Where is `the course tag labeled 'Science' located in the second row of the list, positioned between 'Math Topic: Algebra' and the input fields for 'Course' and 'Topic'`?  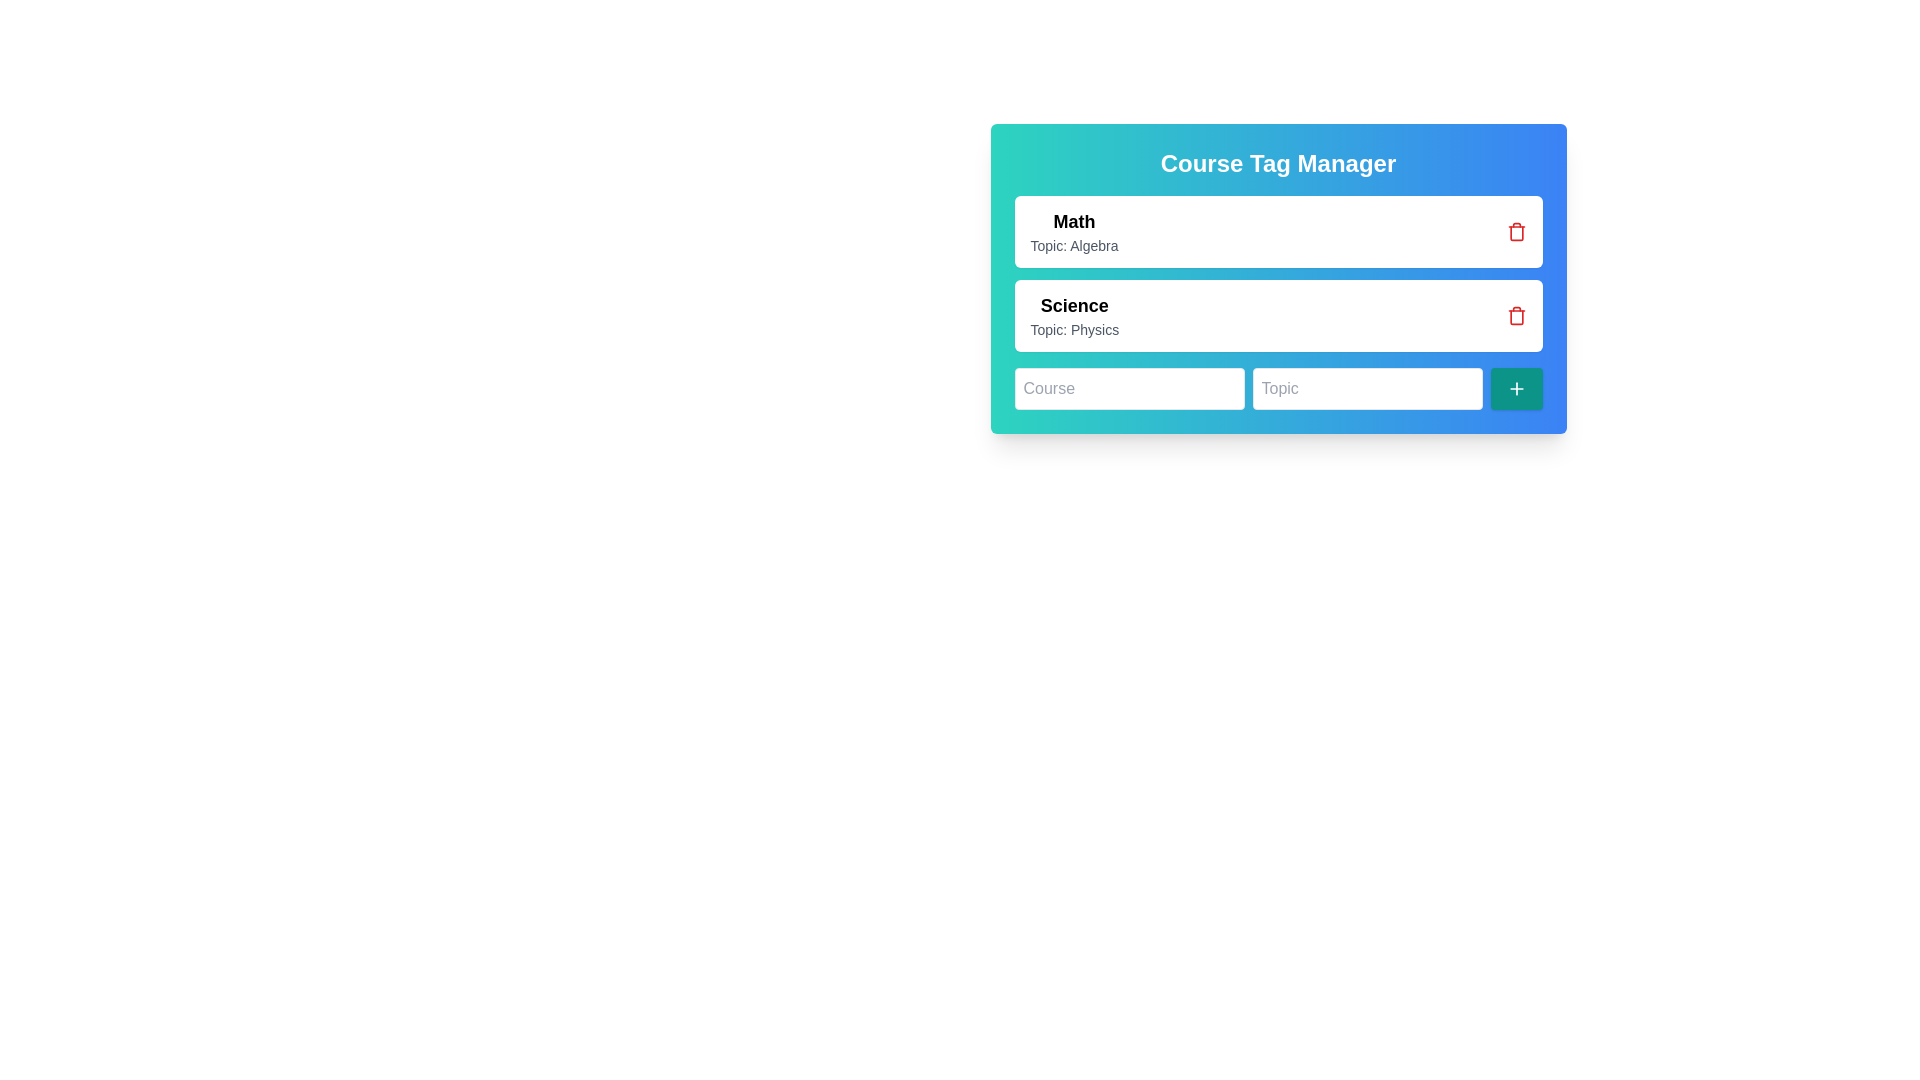
the course tag labeled 'Science' located in the second row of the list, positioned between 'Math Topic: Algebra' and the input fields for 'Course' and 'Topic' is located at coordinates (1073, 315).